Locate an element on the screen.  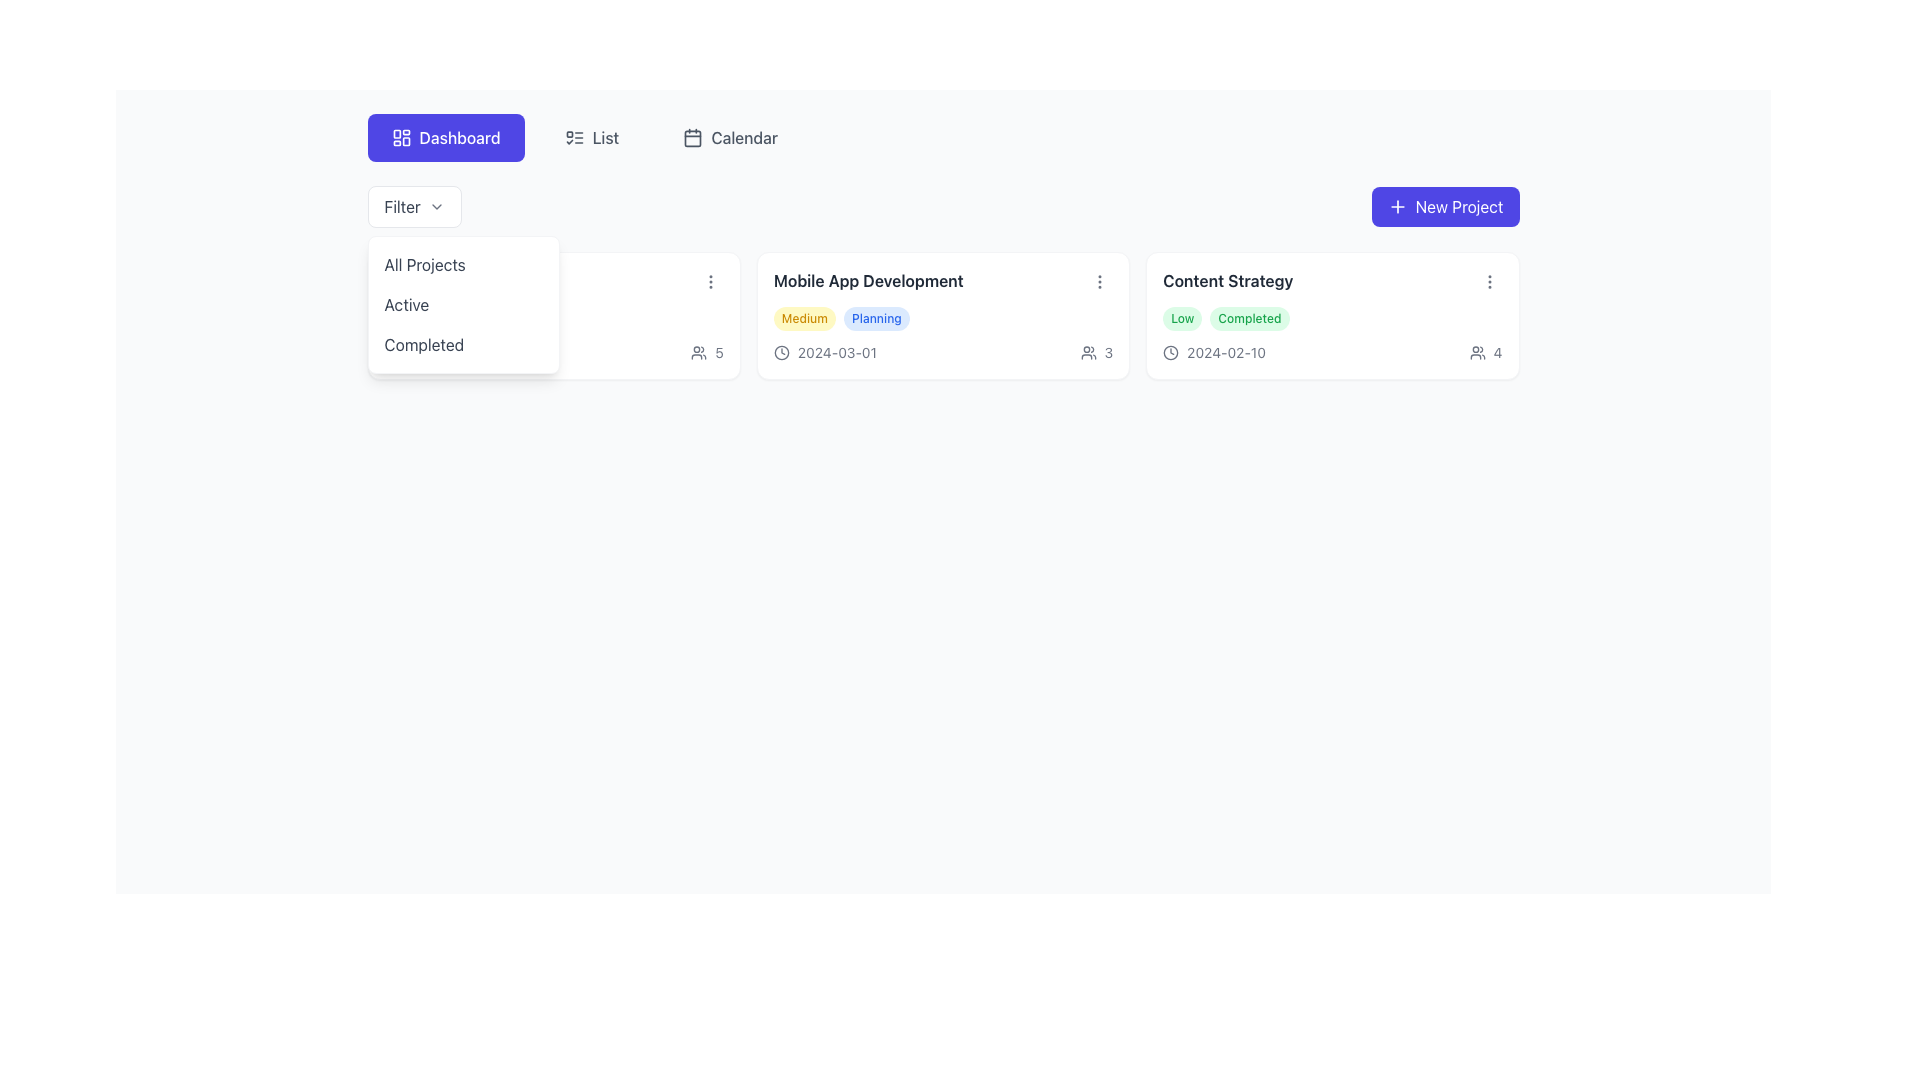
the clickable text label located as the second item in the horizontal navigation bar, positioned between a list icon and a Calendar label is located at coordinates (604, 137).